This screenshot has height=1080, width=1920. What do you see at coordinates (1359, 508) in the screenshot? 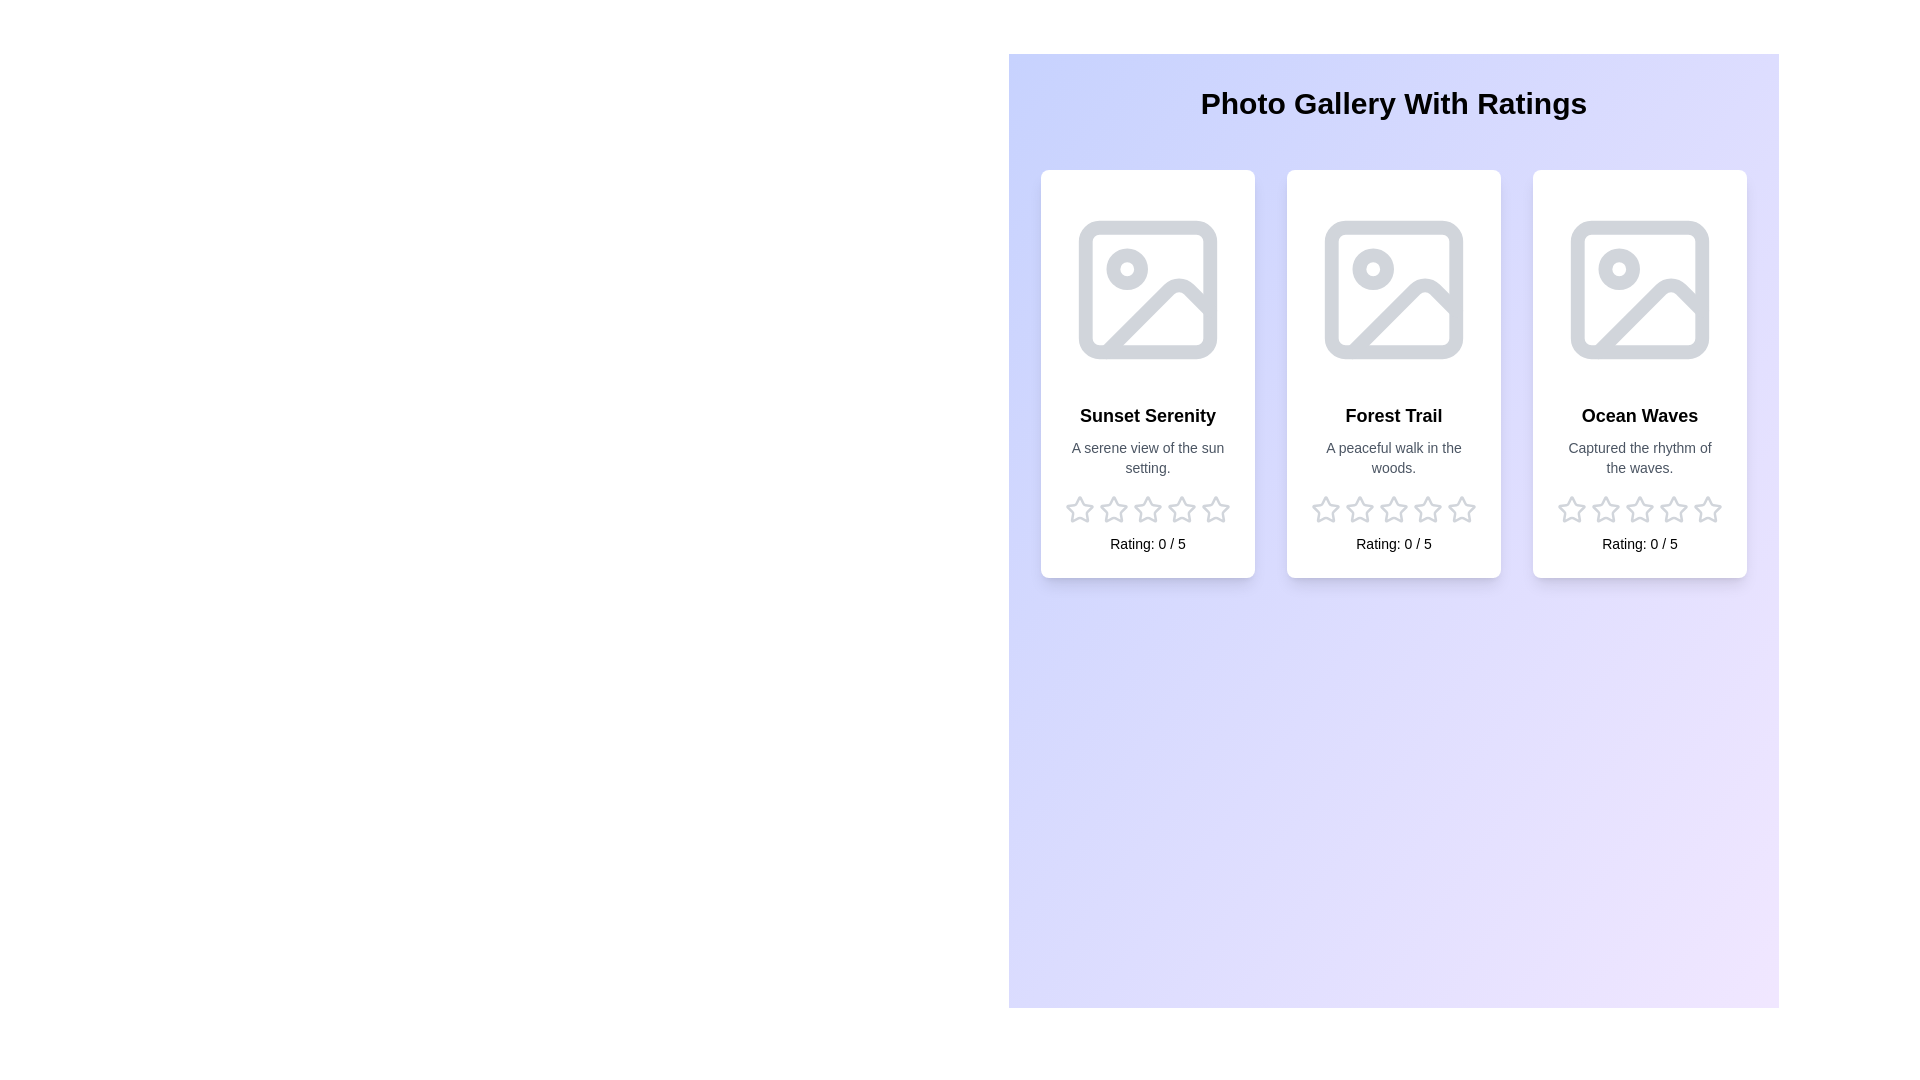
I see `the star corresponding to the rating 2 for the image Forest Trail` at bounding box center [1359, 508].